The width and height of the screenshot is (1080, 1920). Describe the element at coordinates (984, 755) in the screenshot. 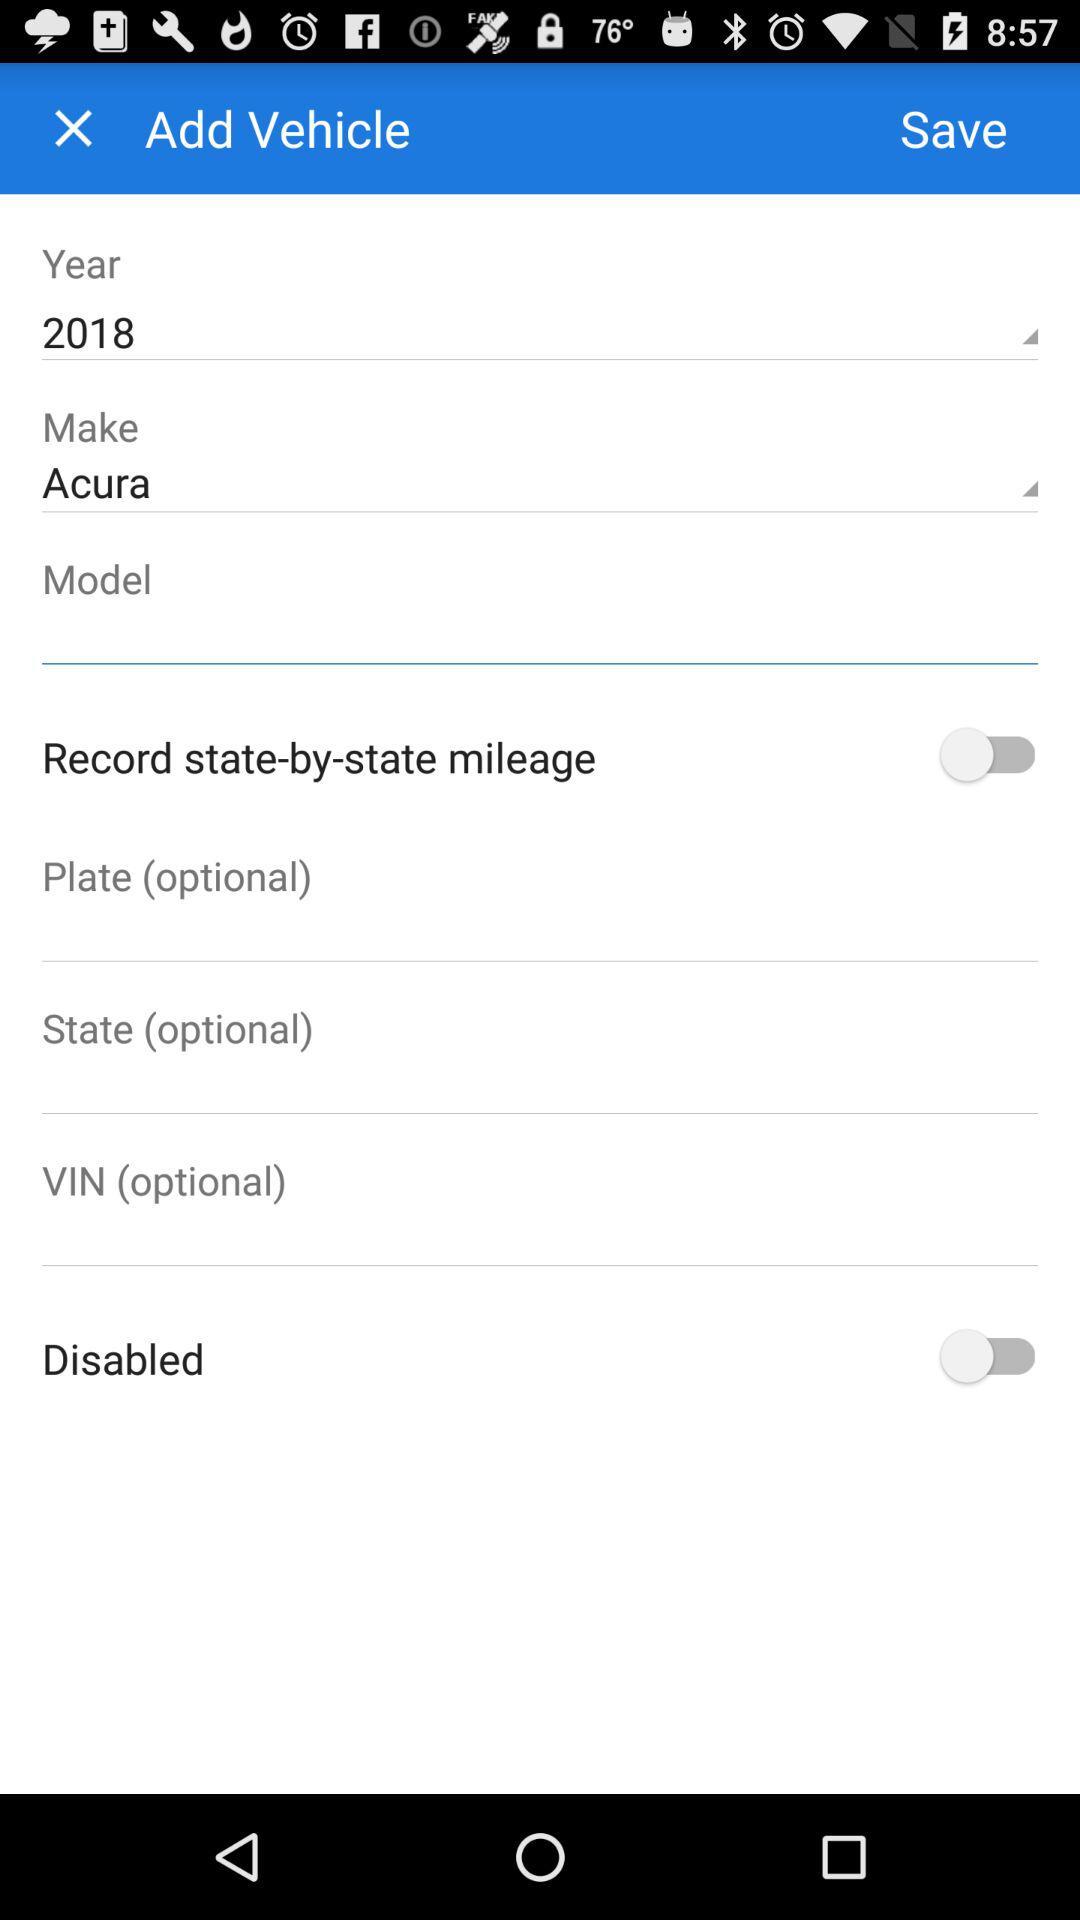

I see `record state-by-state mileage option` at that location.